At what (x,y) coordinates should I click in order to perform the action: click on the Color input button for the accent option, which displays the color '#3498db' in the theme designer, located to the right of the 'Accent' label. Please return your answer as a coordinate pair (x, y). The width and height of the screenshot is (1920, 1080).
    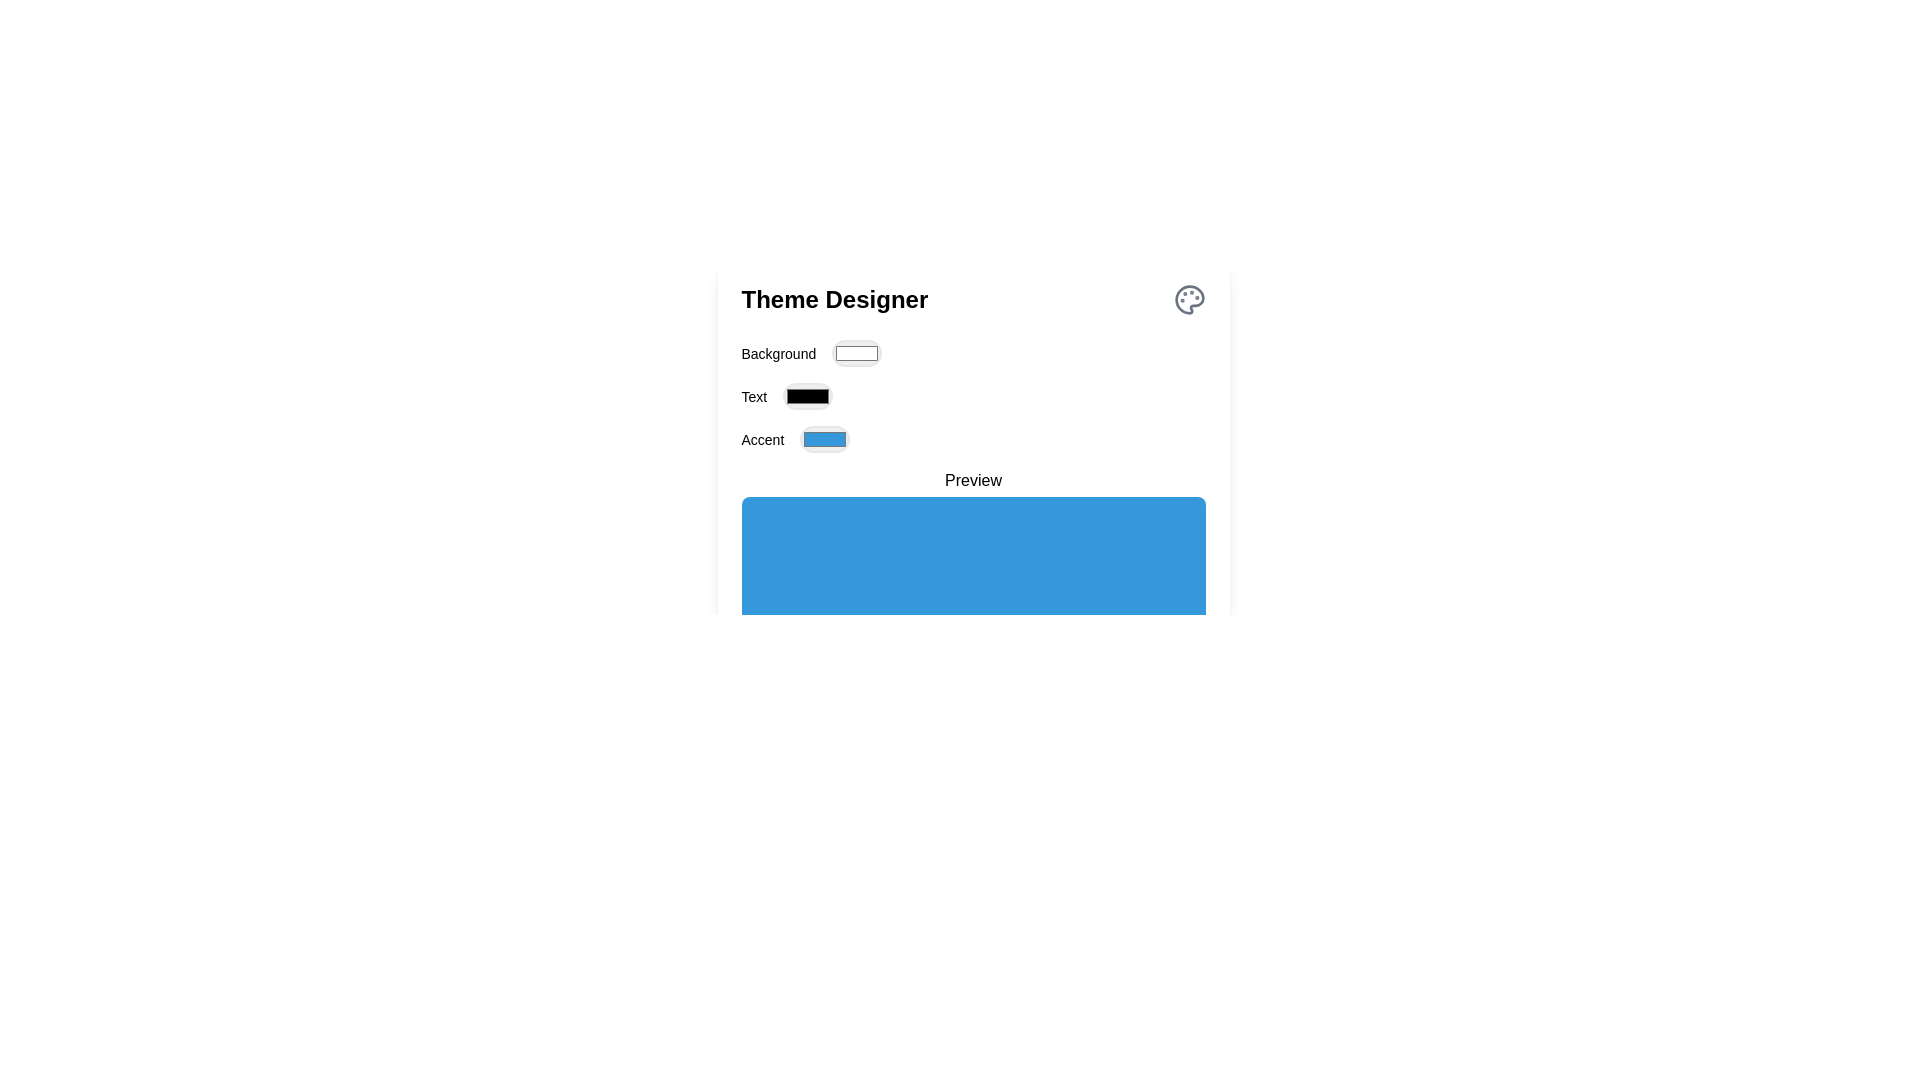
    Looking at the image, I should click on (825, 438).